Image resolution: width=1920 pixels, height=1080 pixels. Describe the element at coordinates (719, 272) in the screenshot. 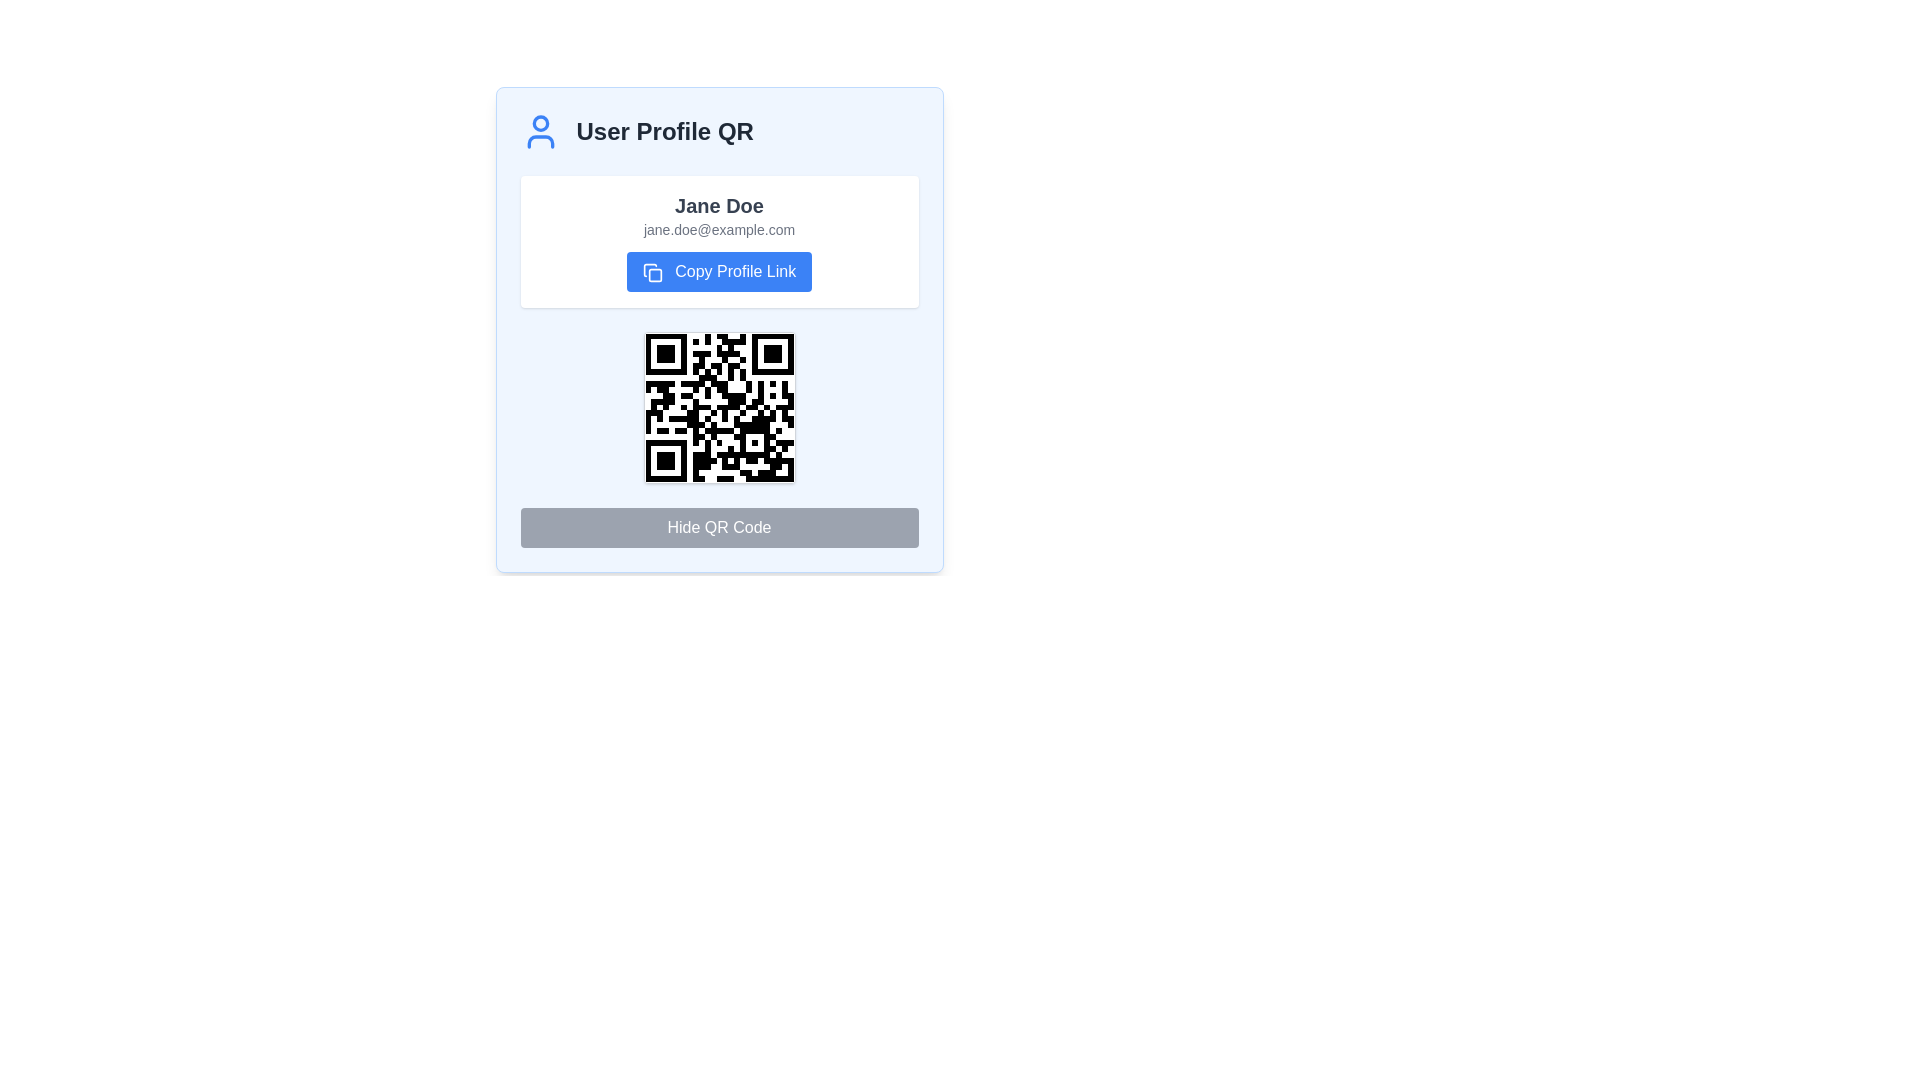

I see `the button located within the 'User Profile QR' card, positioned below 'jane.doe@example.com' and above the QR code image, to copy the profile link to the clipboard` at that location.